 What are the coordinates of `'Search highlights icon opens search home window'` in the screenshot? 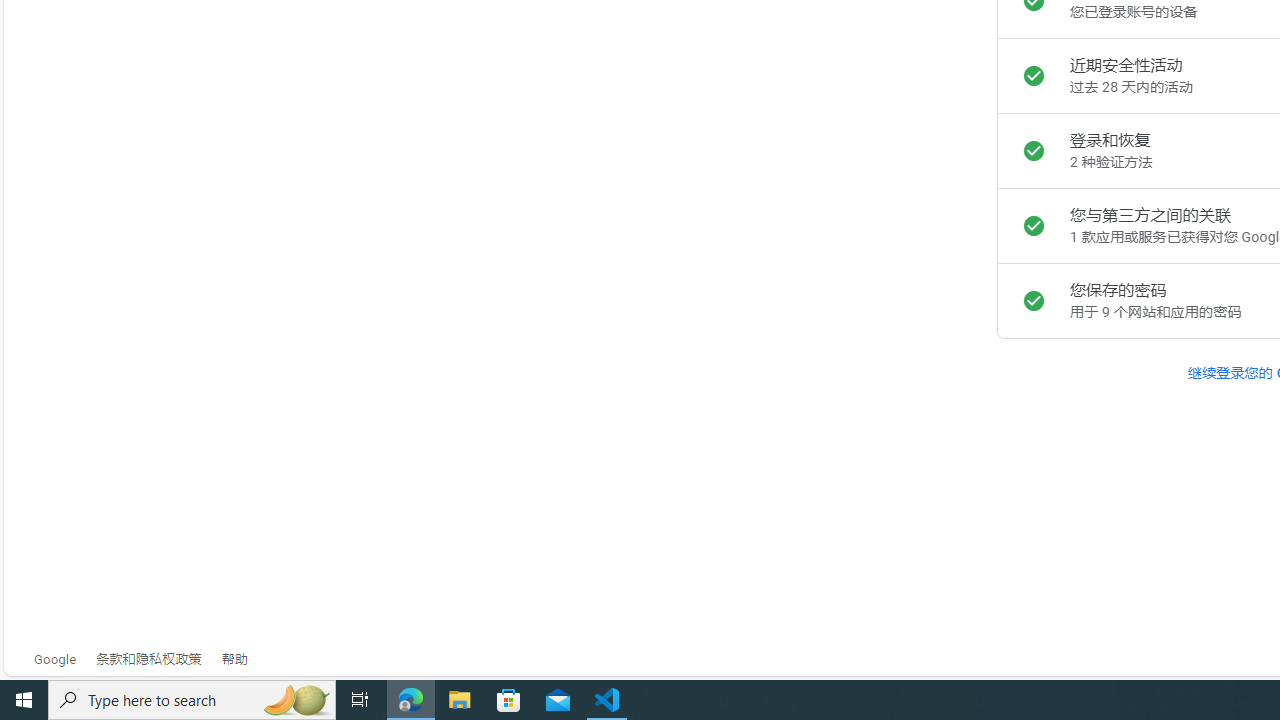 It's located at (294, 698).